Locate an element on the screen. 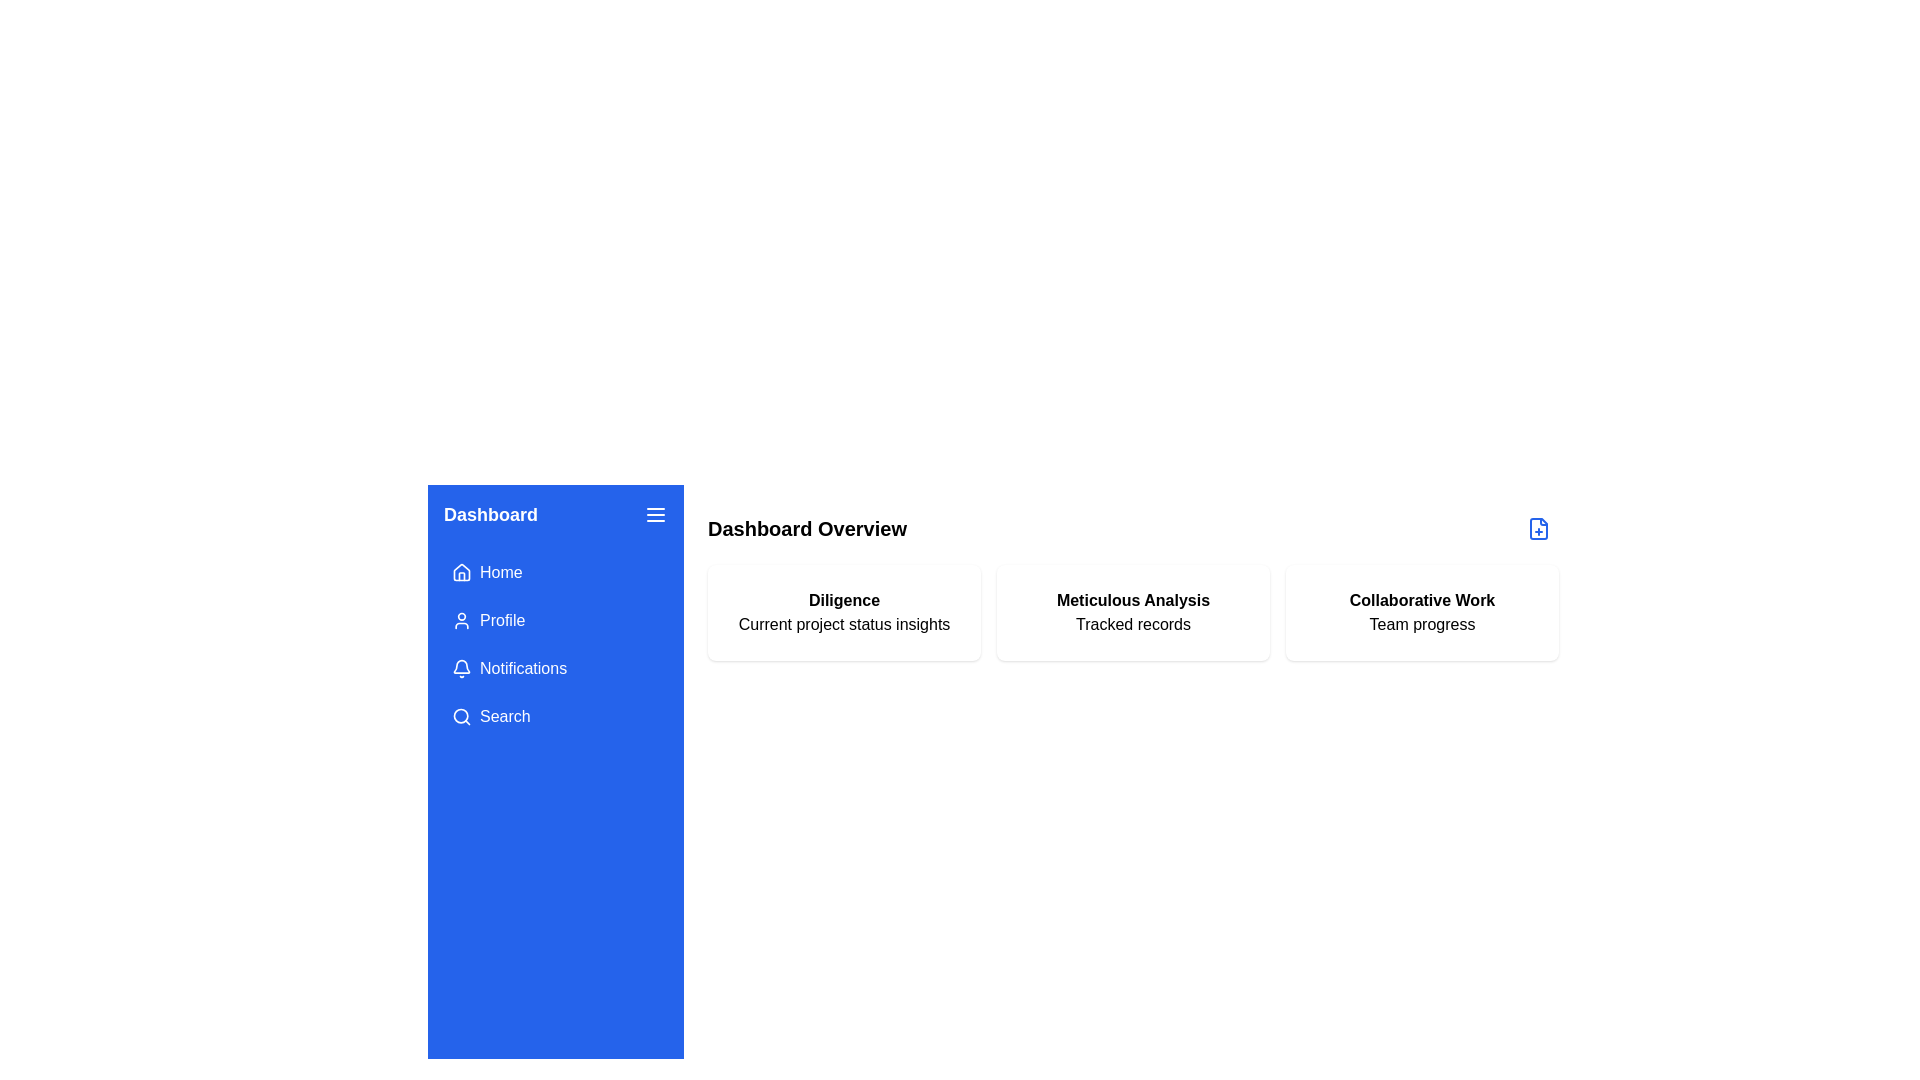 The image size is (1920, 1080). the bell icon representing the Notifications section in the sidebar, which is adjacent to the 'Notifications' text link is located at coordinates (460, 668).